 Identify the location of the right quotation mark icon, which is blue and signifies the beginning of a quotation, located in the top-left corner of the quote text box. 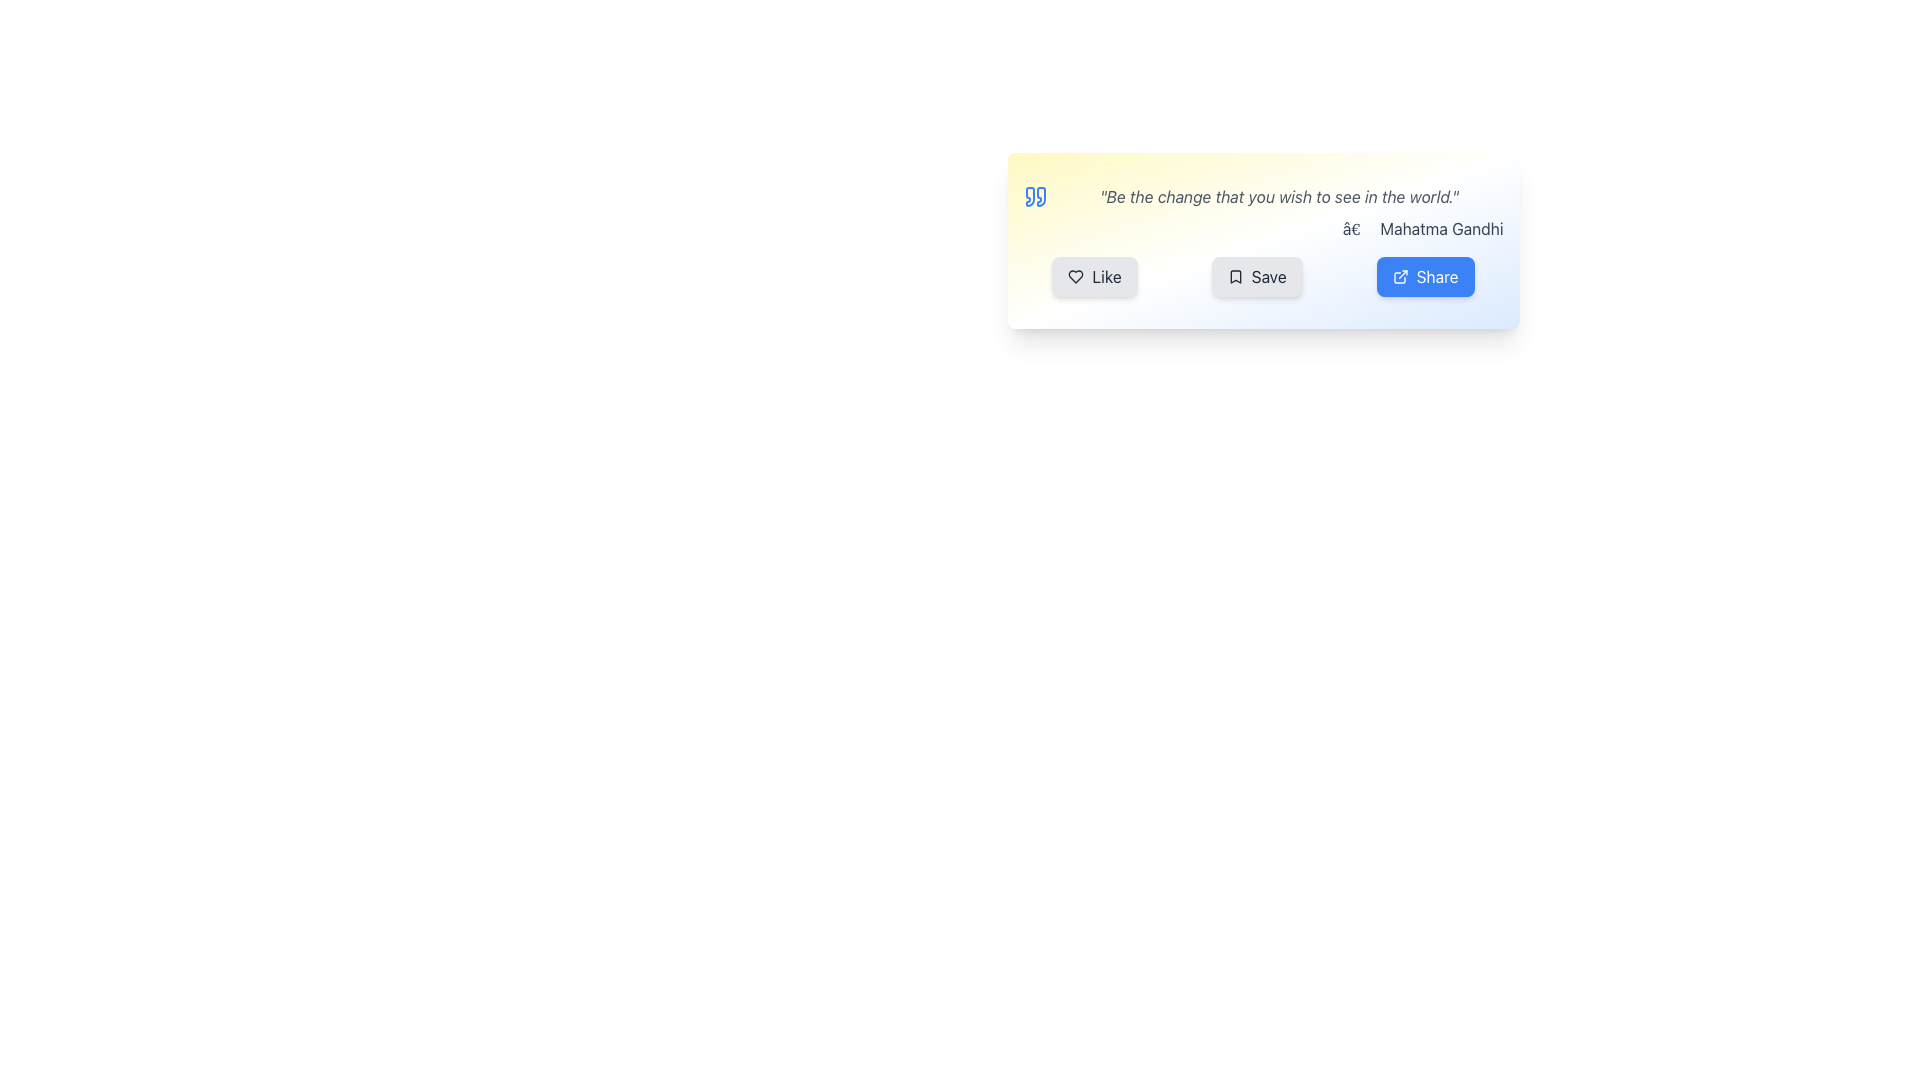
(1040, 196).